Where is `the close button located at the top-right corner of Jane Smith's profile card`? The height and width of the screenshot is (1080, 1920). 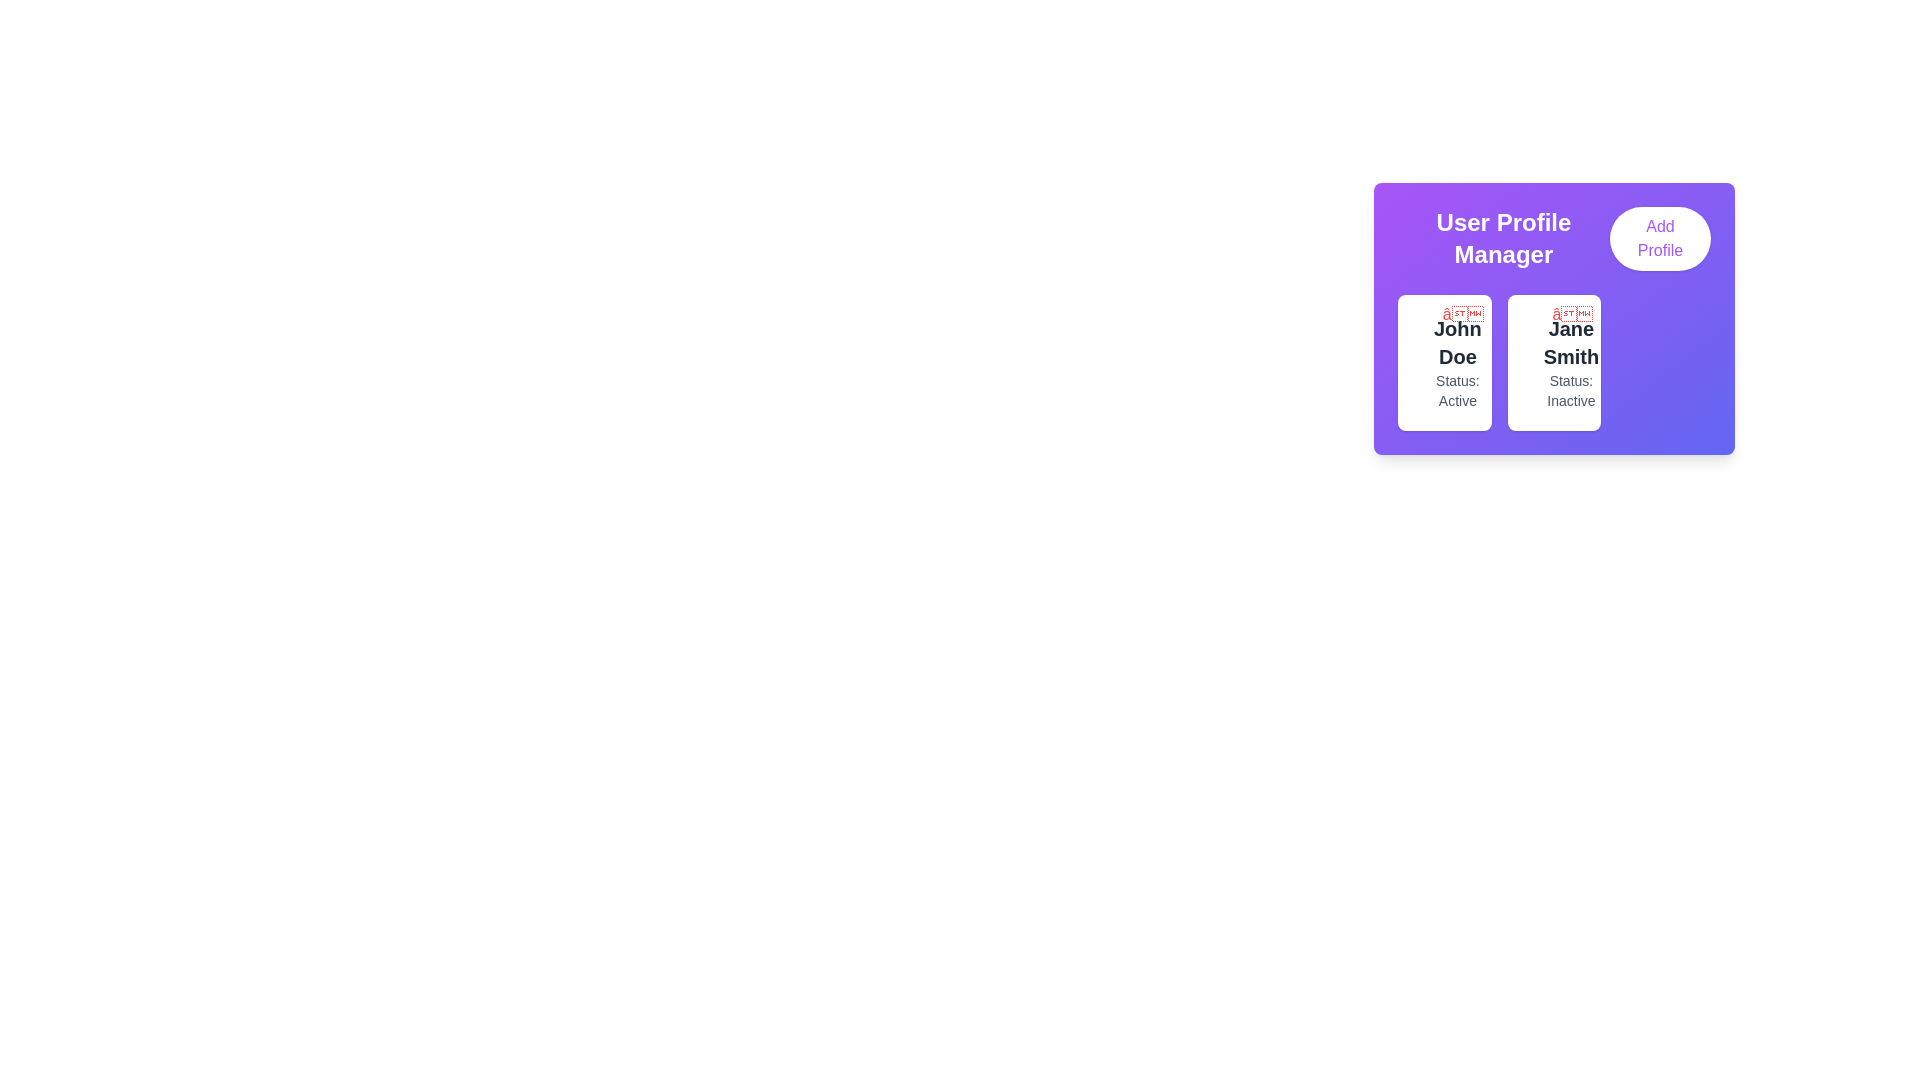
the close button located at the top-right corner of Jane Smith's profile card is located at coordinates (1571, 315).